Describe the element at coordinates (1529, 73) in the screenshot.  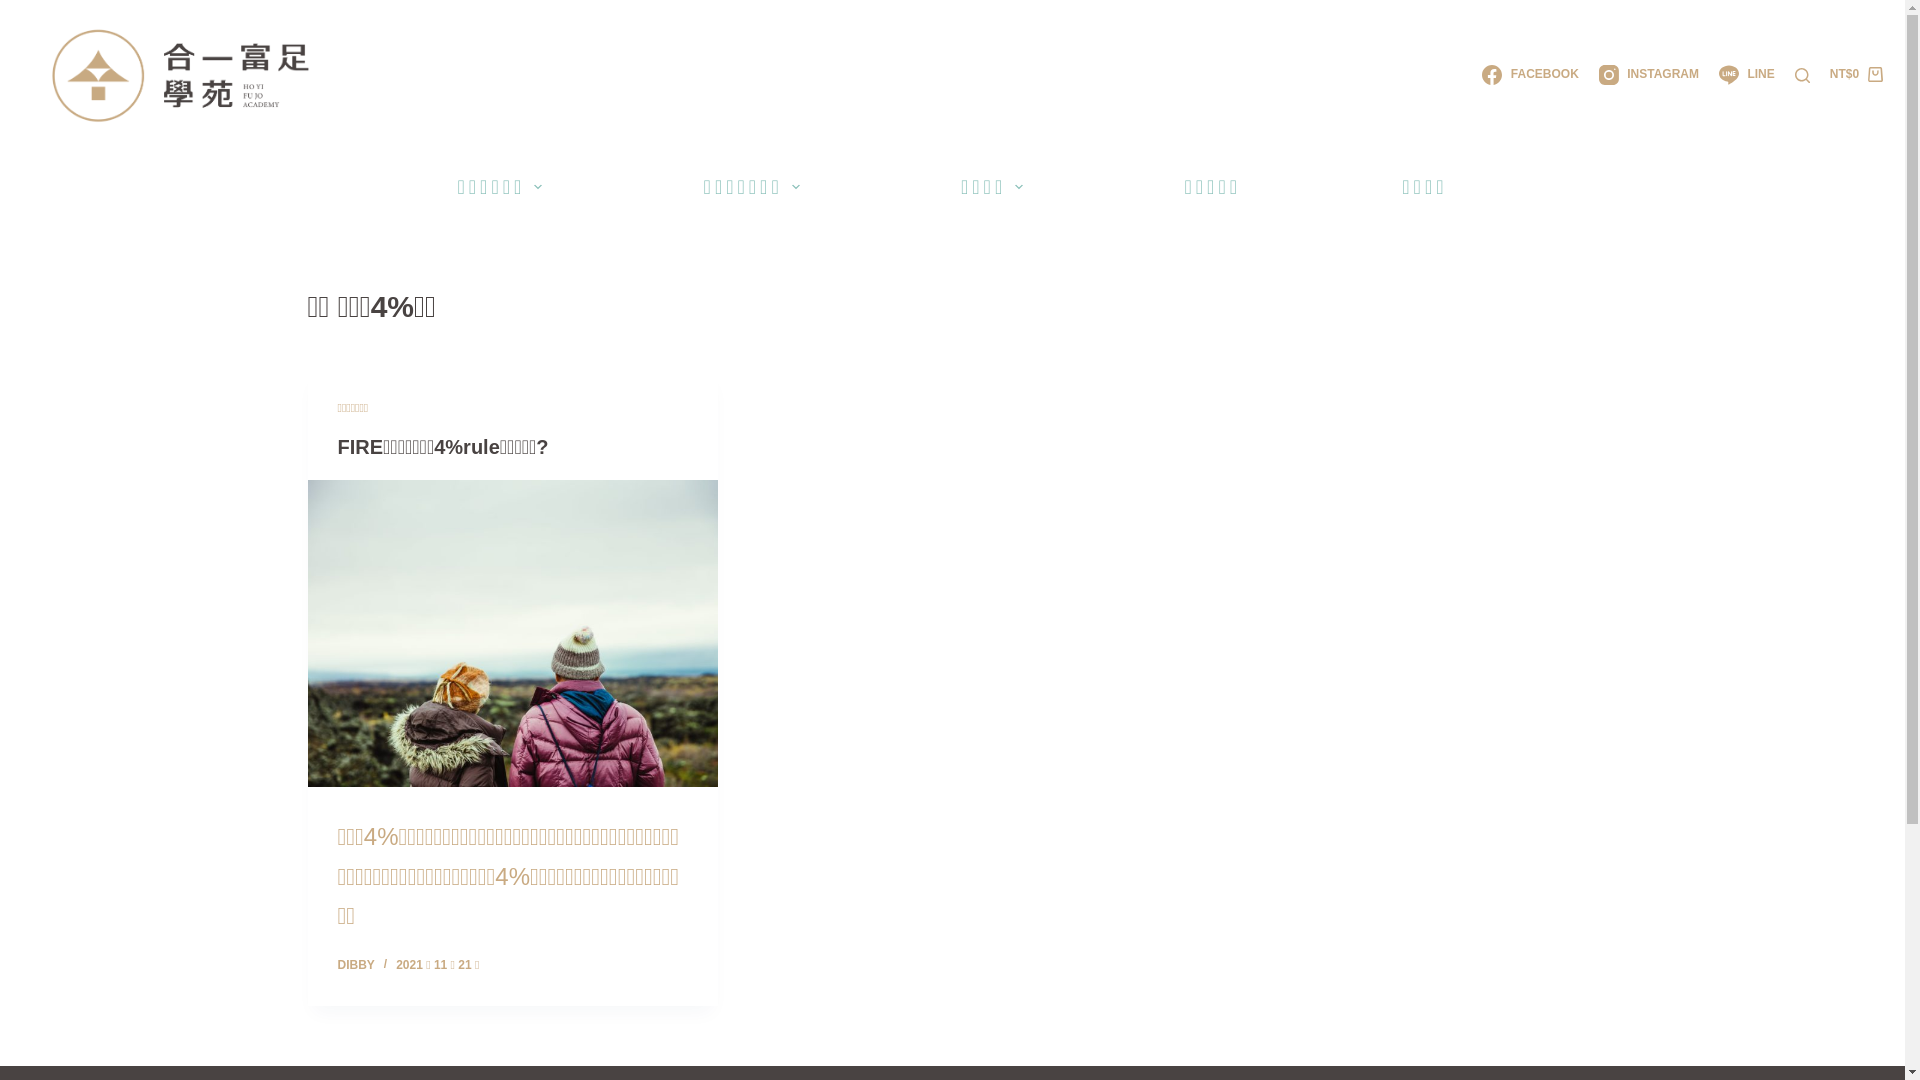
I see `'FACEBOOK'` at that location.